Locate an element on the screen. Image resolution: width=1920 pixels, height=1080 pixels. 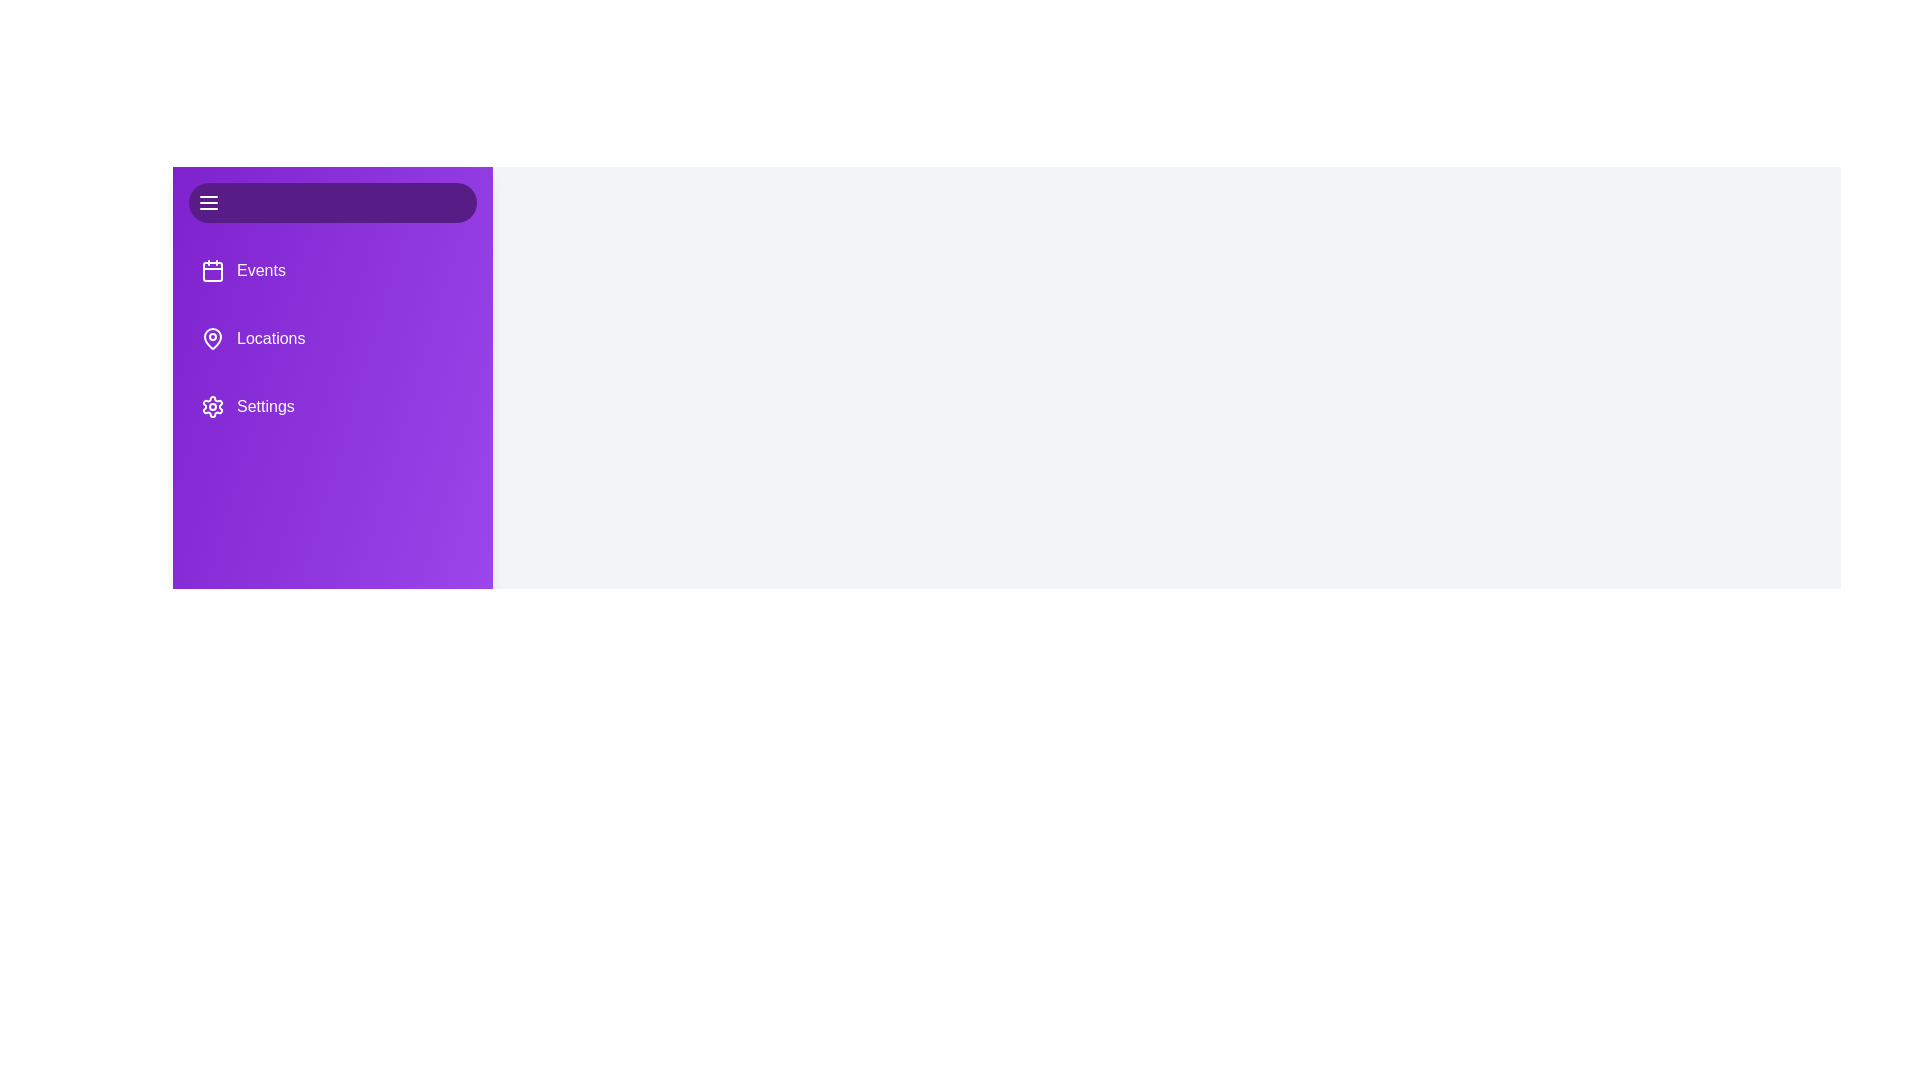
the menu item labeled Events to select it is located at coordinates (332, 270).